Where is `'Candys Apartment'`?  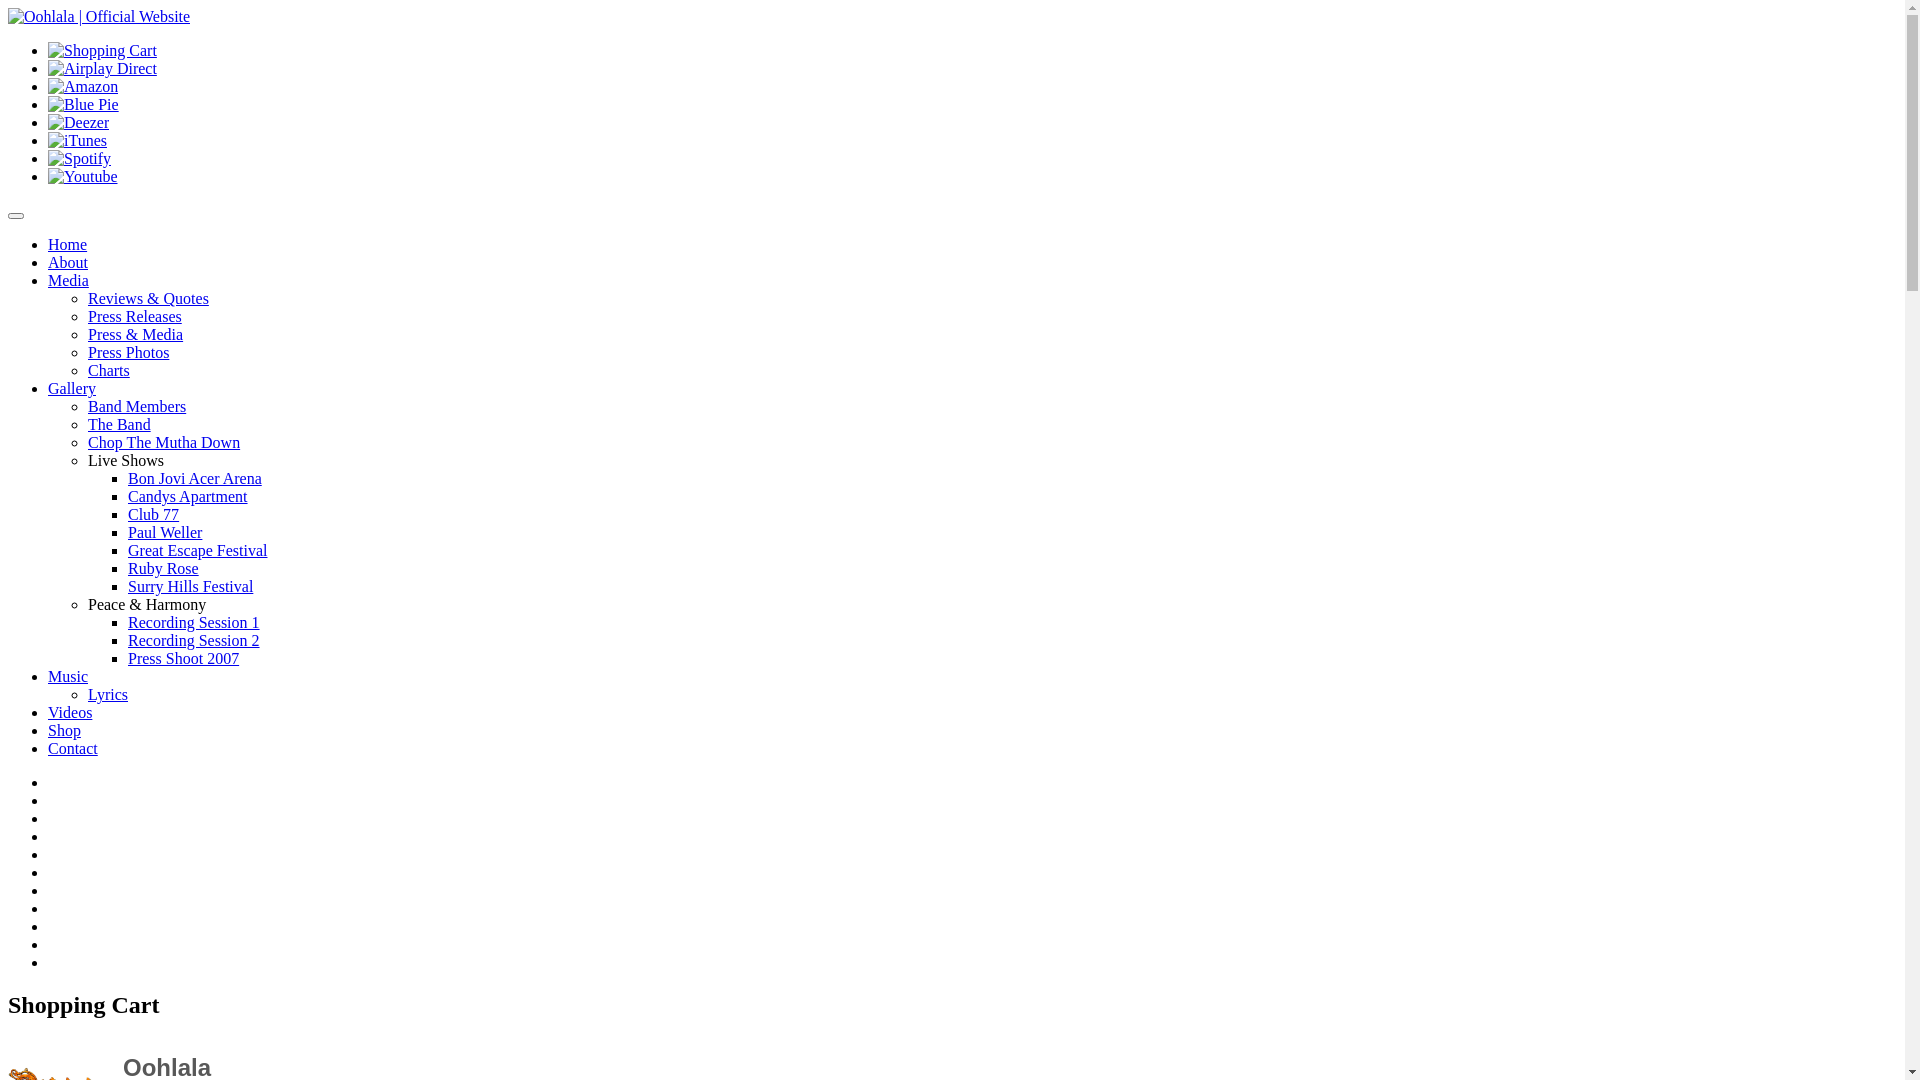
'Candys Apartment' is located at coordinates (187, 495).